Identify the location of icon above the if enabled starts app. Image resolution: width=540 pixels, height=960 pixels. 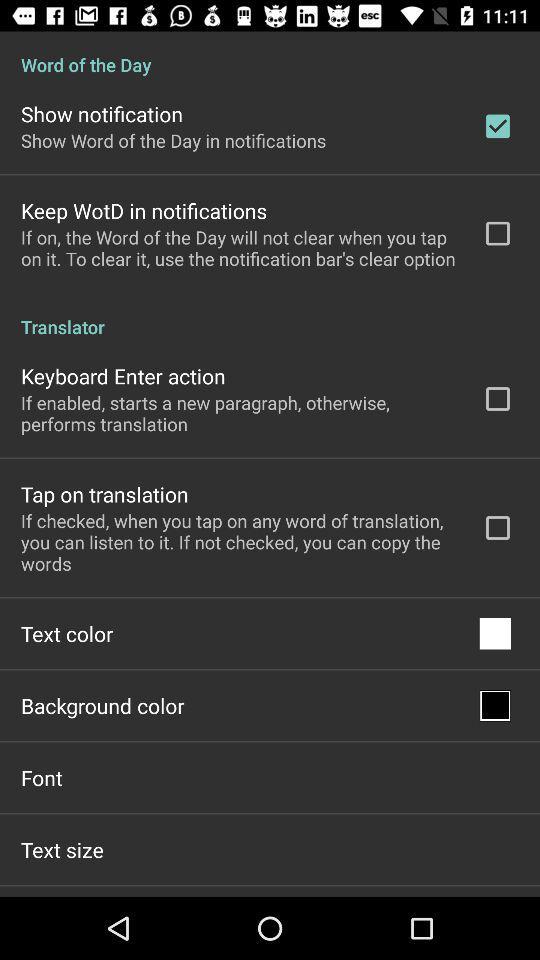
(123, 375).